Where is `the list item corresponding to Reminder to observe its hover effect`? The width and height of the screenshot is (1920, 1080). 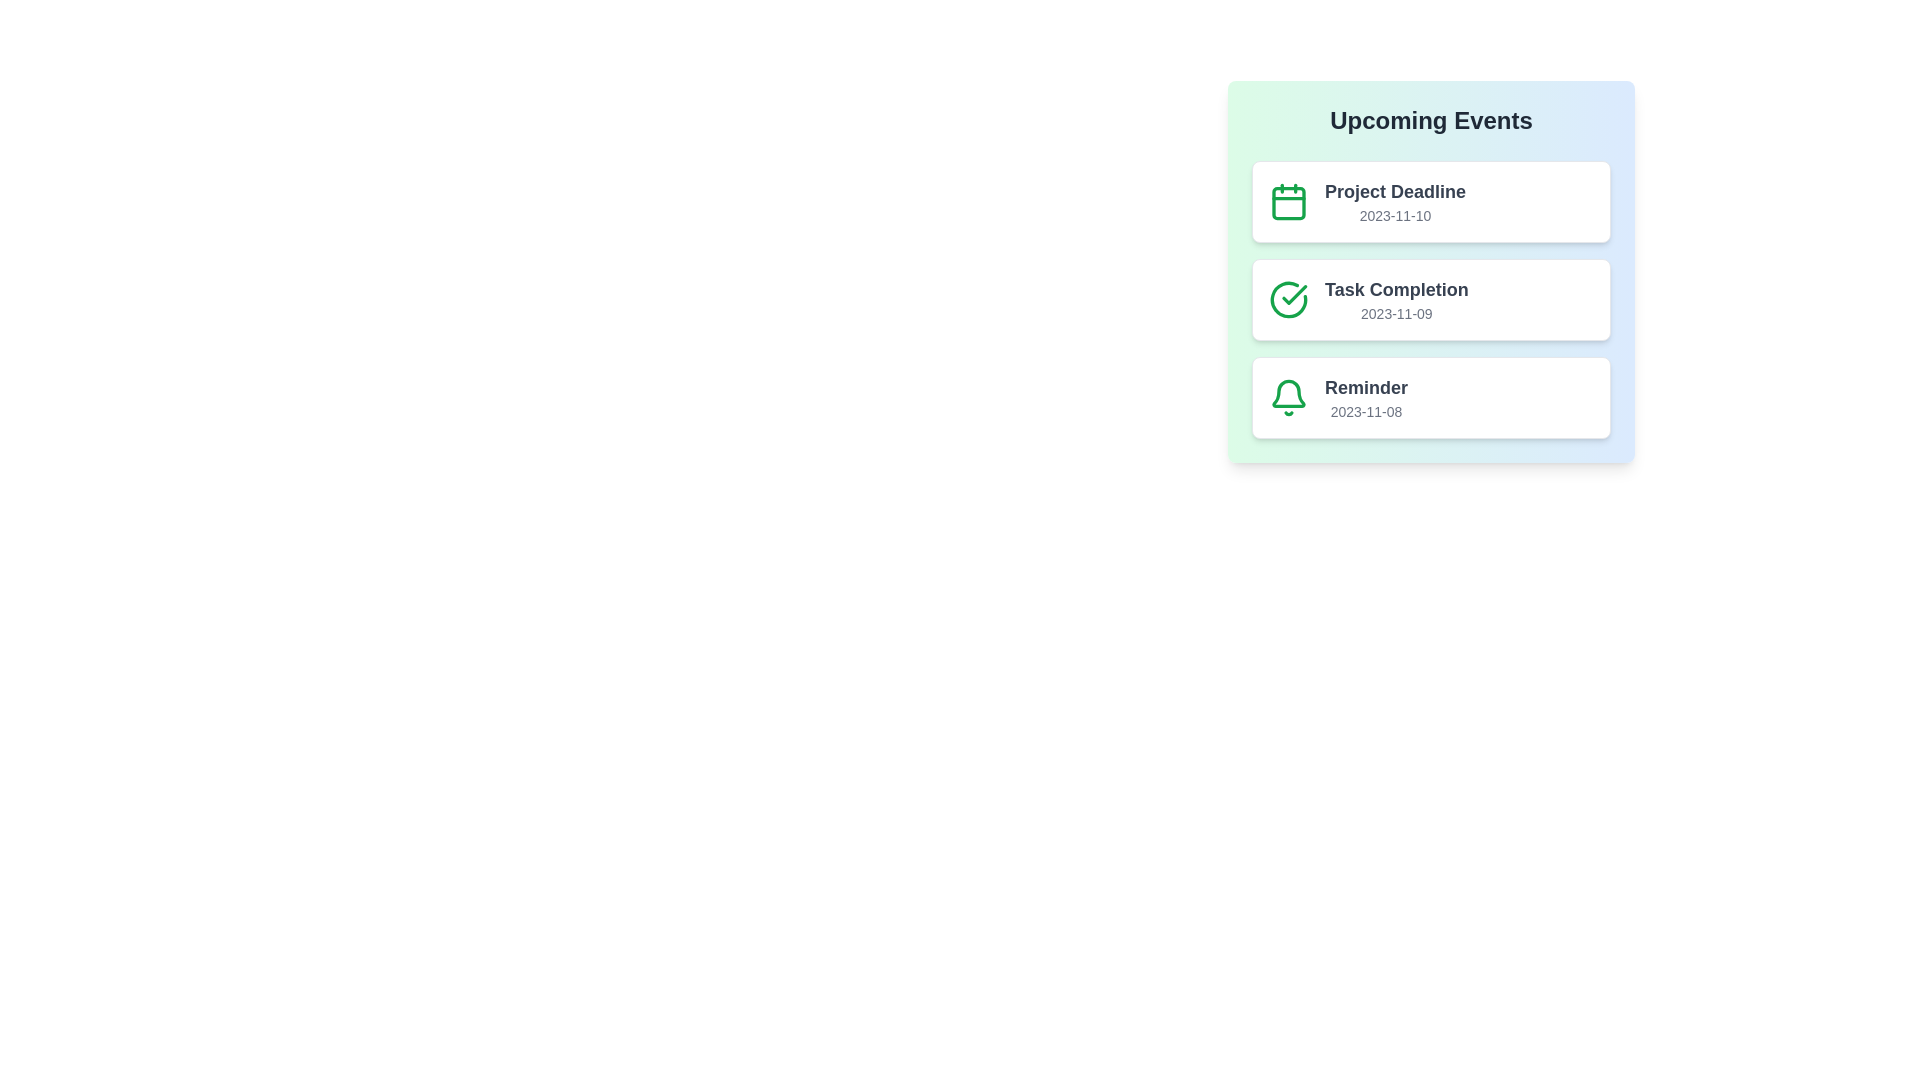 the list item corresponding to Reminder to observe its hover effect is located at coordinates (1430, 397).